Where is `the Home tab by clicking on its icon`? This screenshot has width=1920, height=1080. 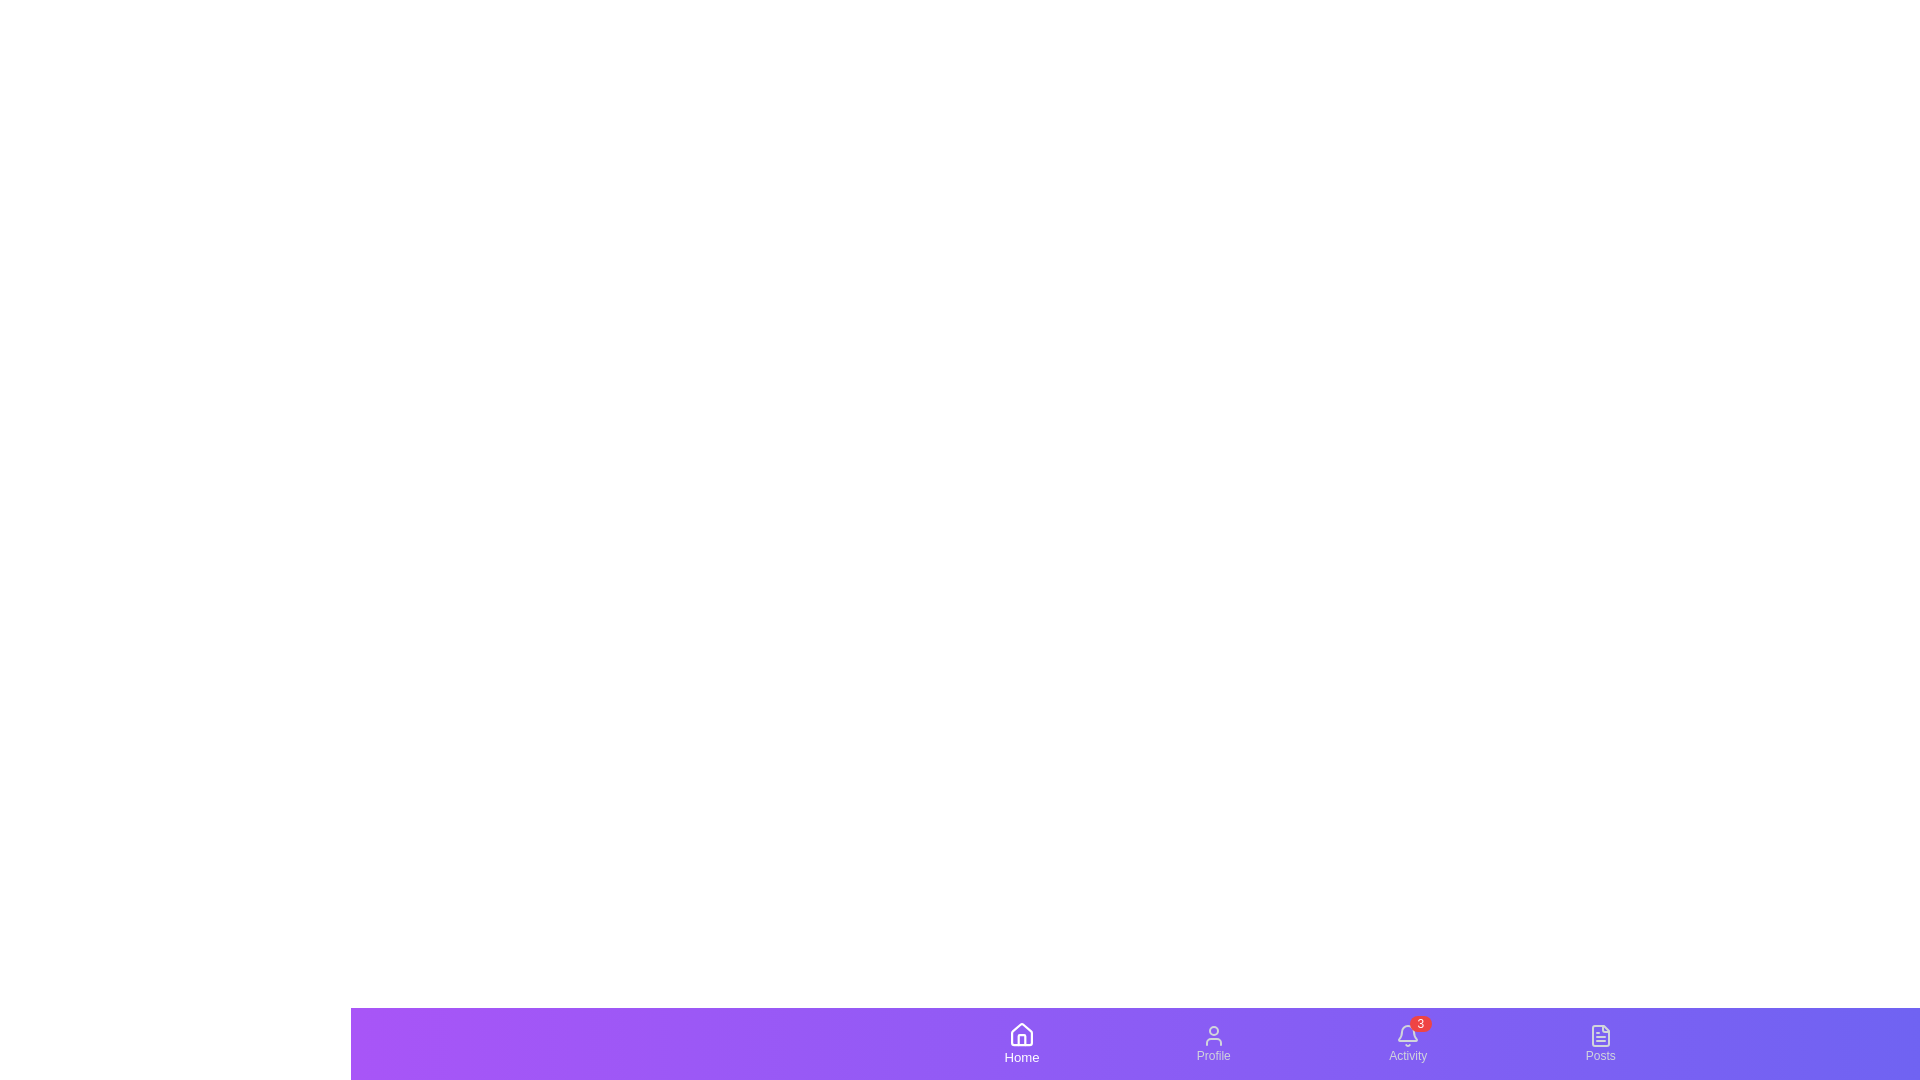
the Home tab by clicking on its icon is located at coordinates (1022, 1043).